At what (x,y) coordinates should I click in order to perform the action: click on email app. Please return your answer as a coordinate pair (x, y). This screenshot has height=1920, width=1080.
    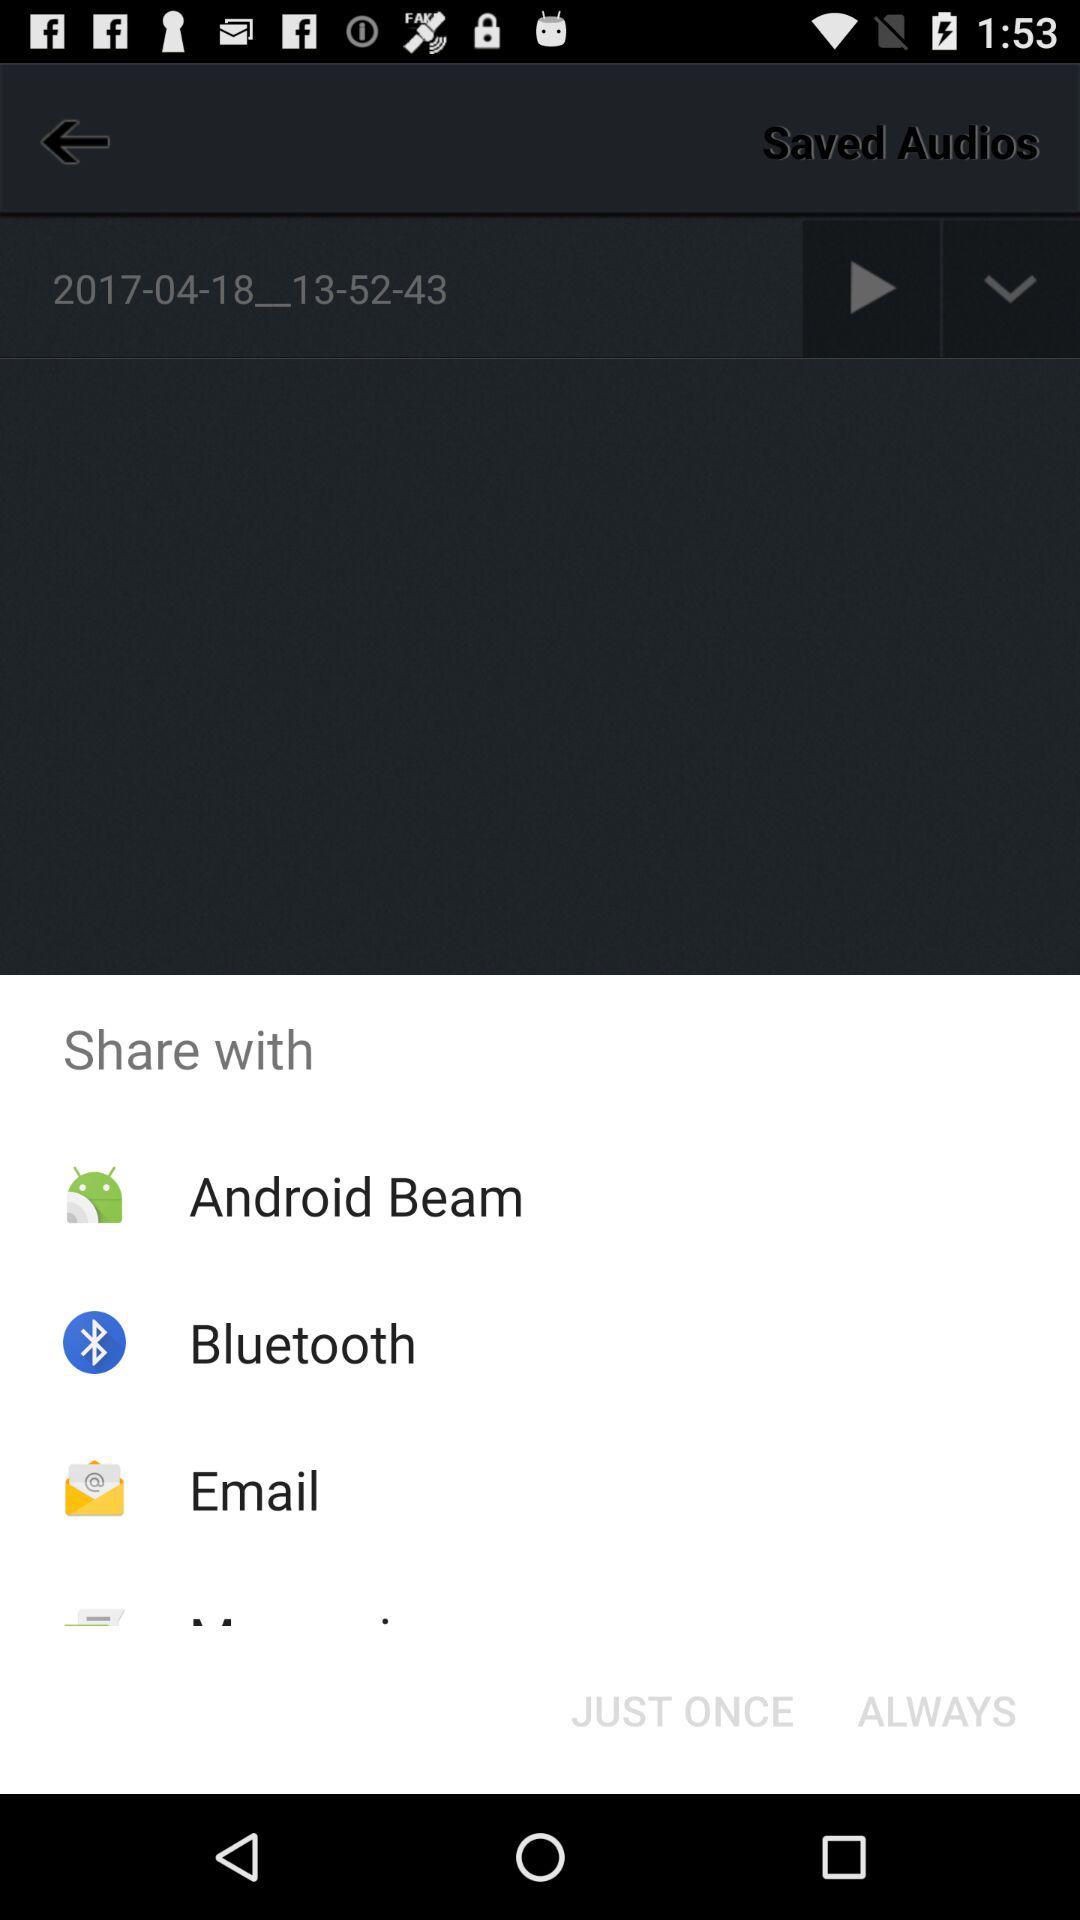
    Looking at the image, I should click on (253, 1489).